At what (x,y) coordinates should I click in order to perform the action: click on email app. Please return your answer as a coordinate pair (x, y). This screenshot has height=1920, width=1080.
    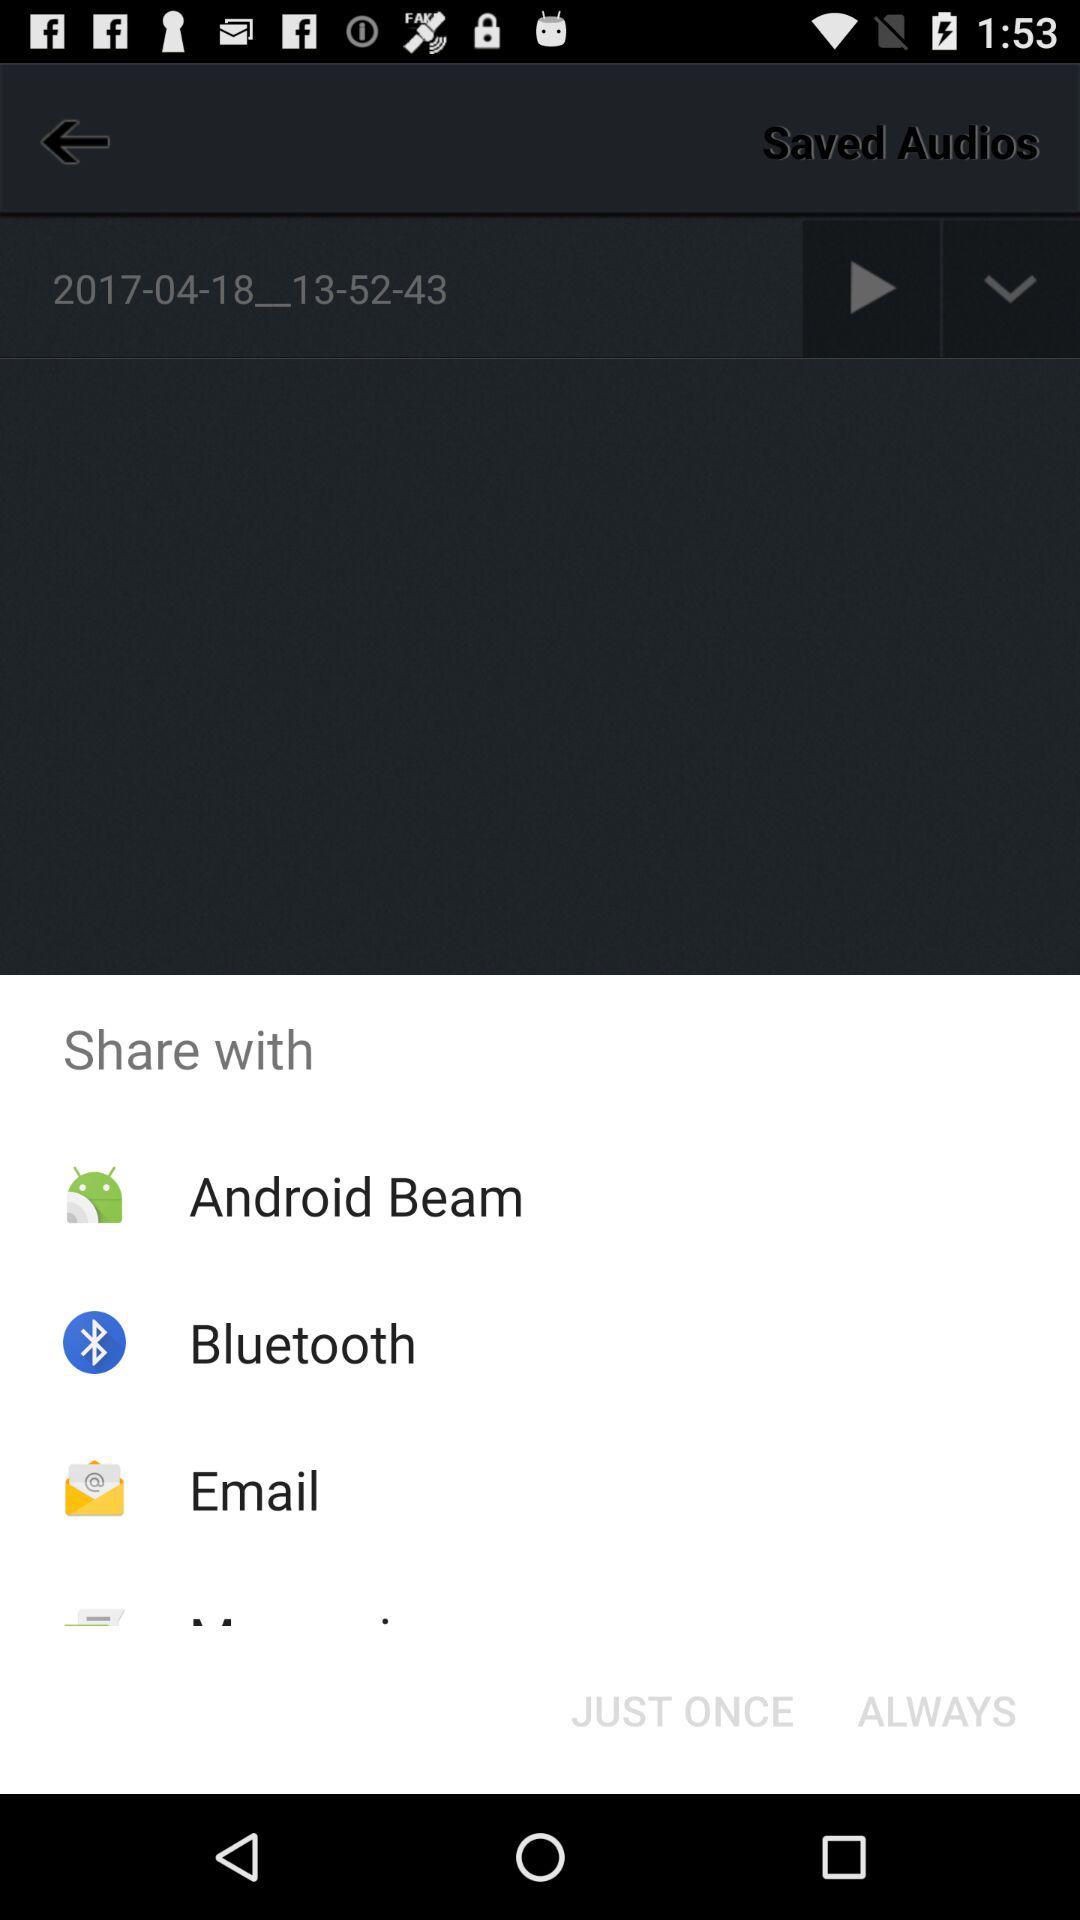
    Looking at the image, I should click on (253, 1489).